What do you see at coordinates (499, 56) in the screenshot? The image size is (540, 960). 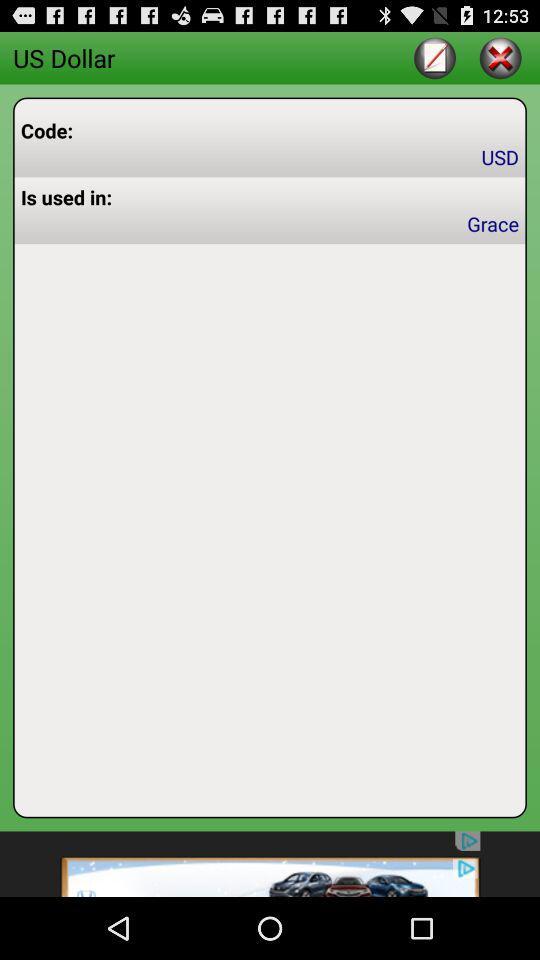 I see `the window` at bounding box center [499, 56].